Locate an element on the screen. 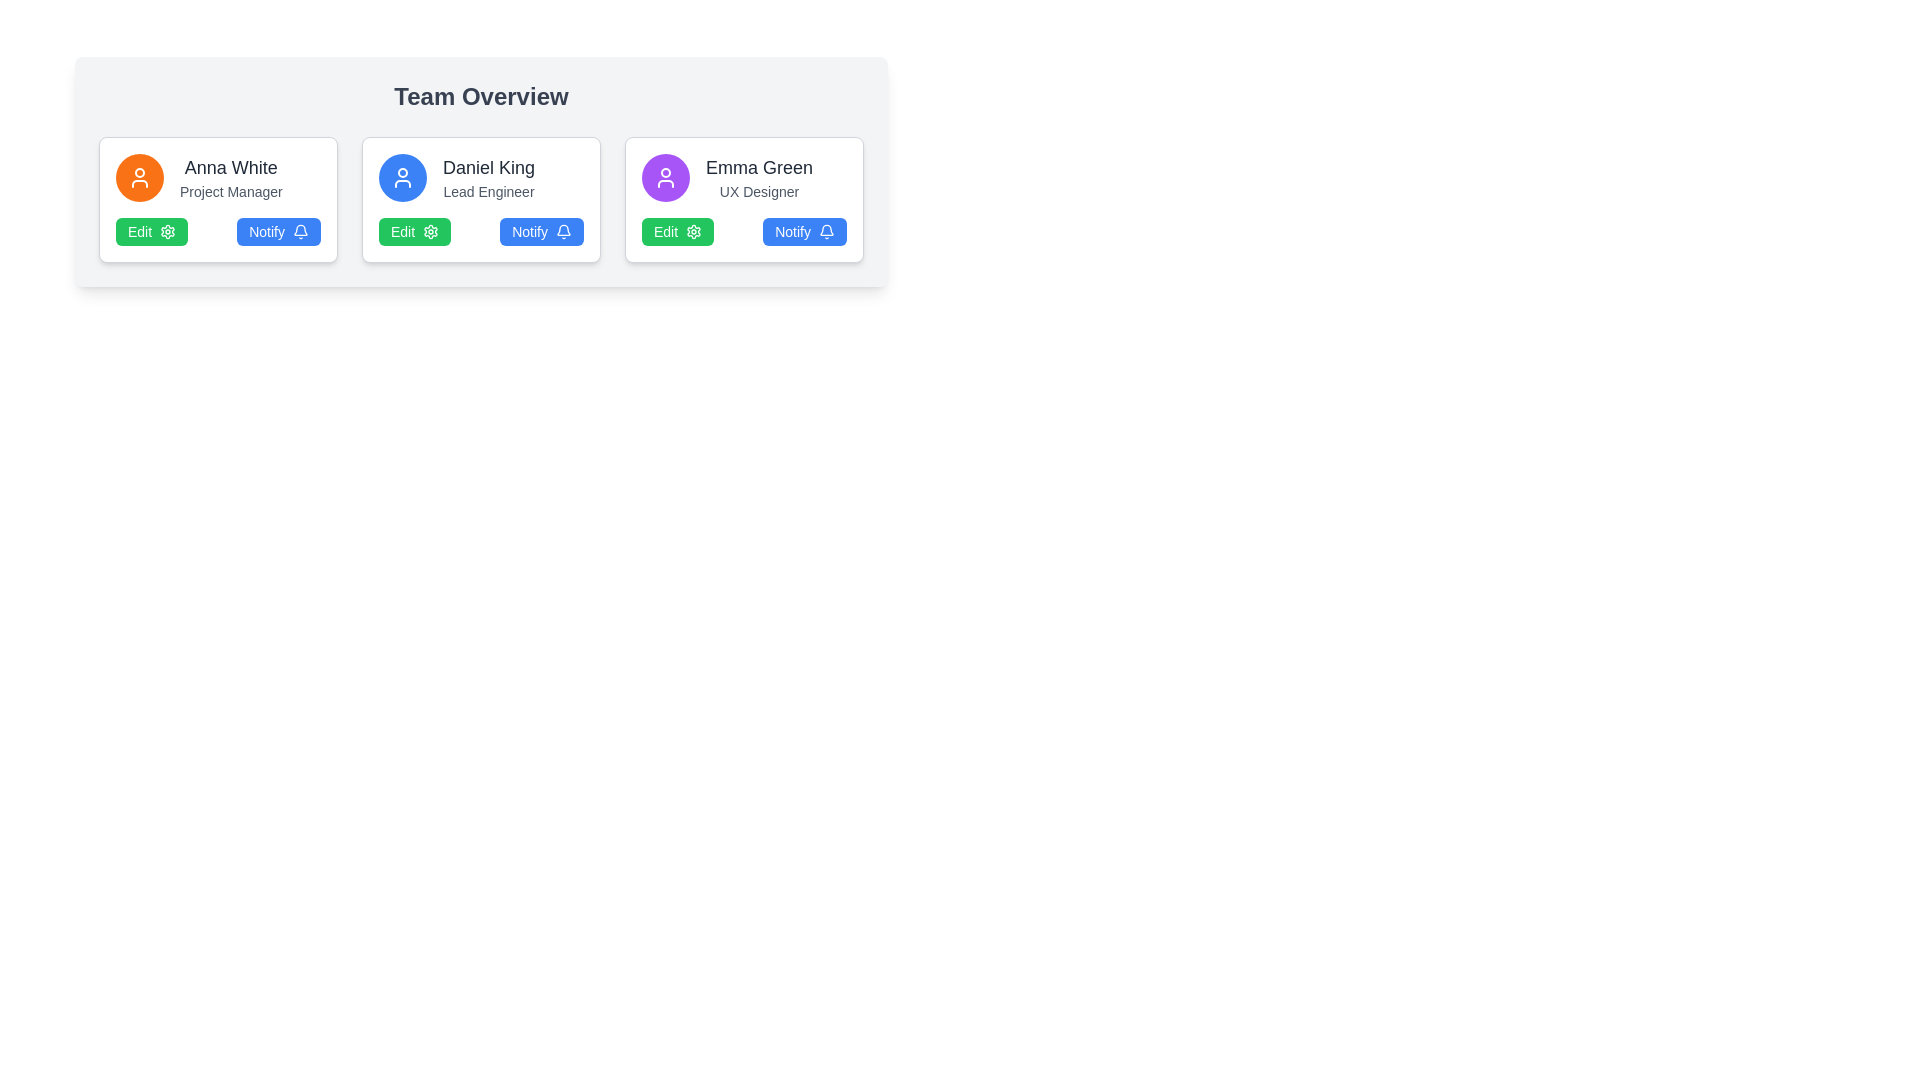 This screenshot has width=1920, height=1080. the text display element that shows information about 'Daniel King', the 'Lead Engineer', which is located in the central card of the 'Team Overview' section is located at coordinates (489, 176).